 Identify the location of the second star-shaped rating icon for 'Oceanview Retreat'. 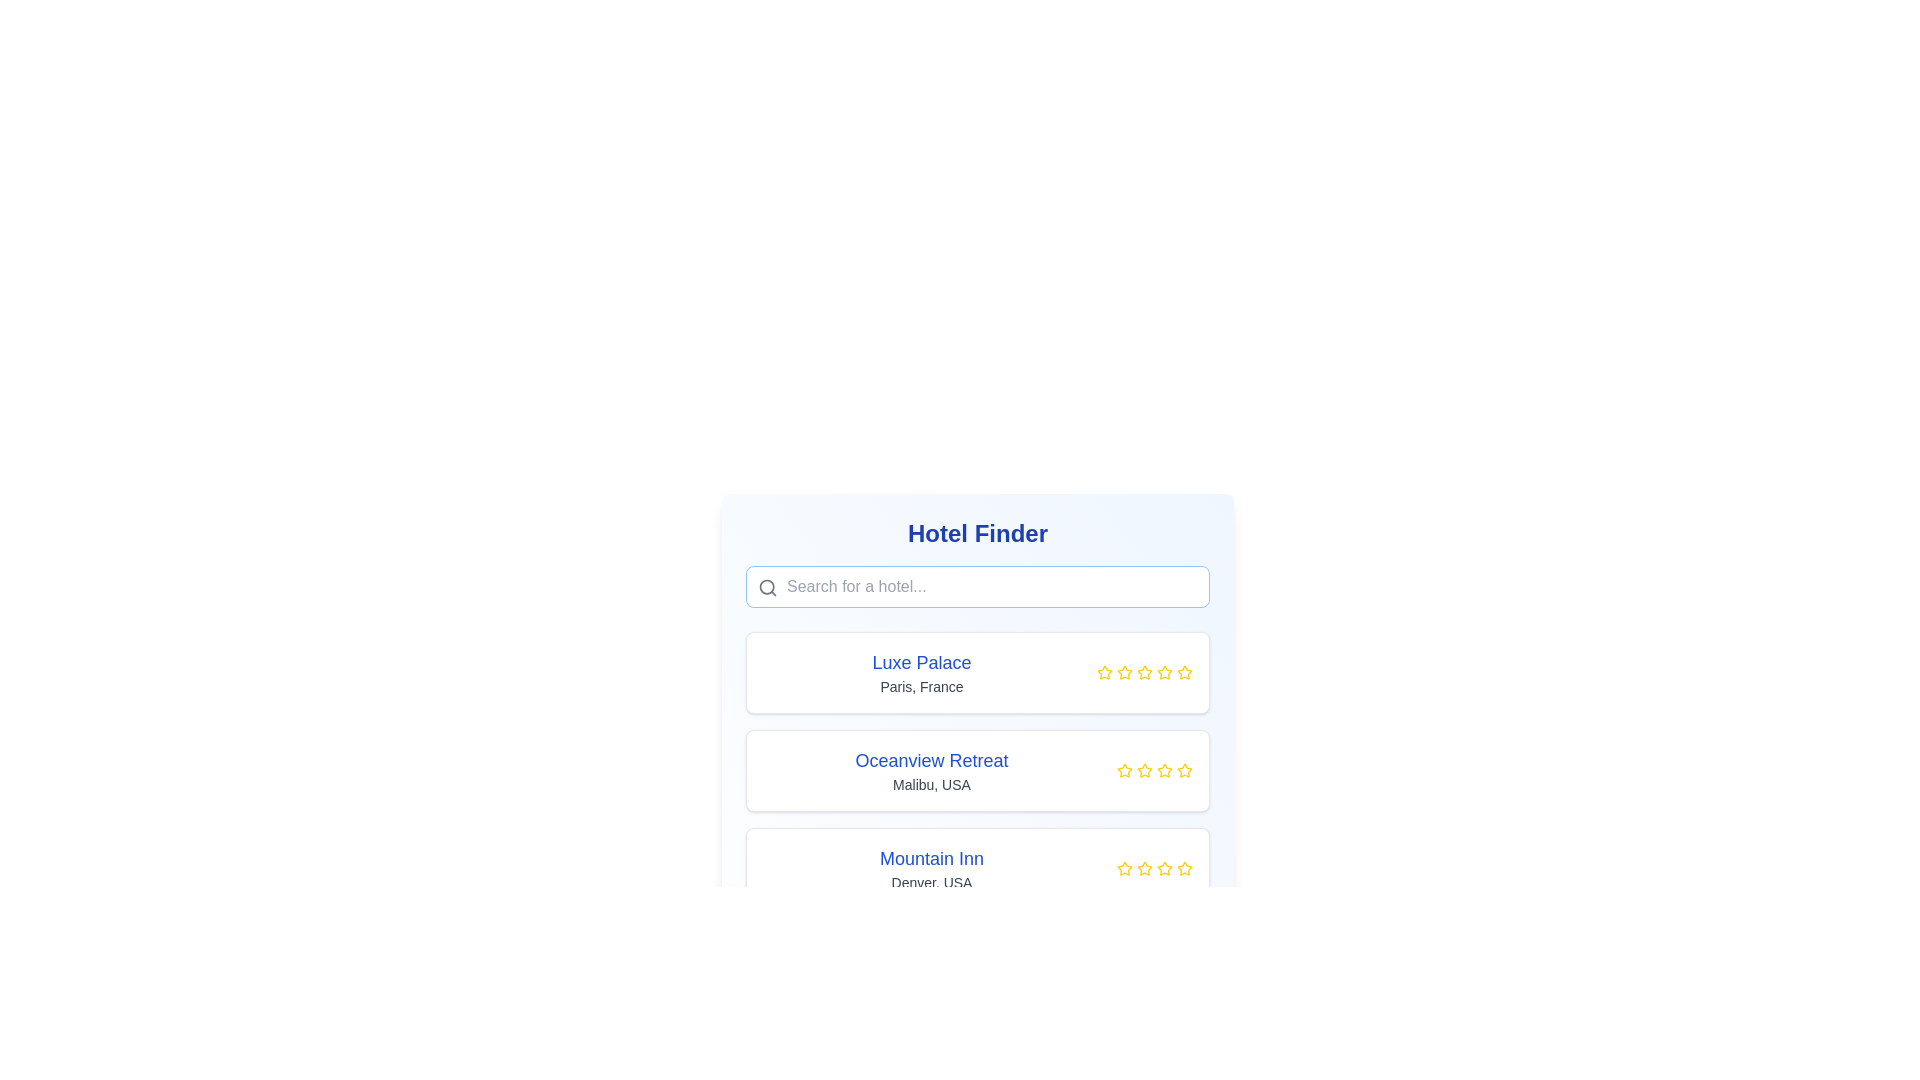
(1145, 769).